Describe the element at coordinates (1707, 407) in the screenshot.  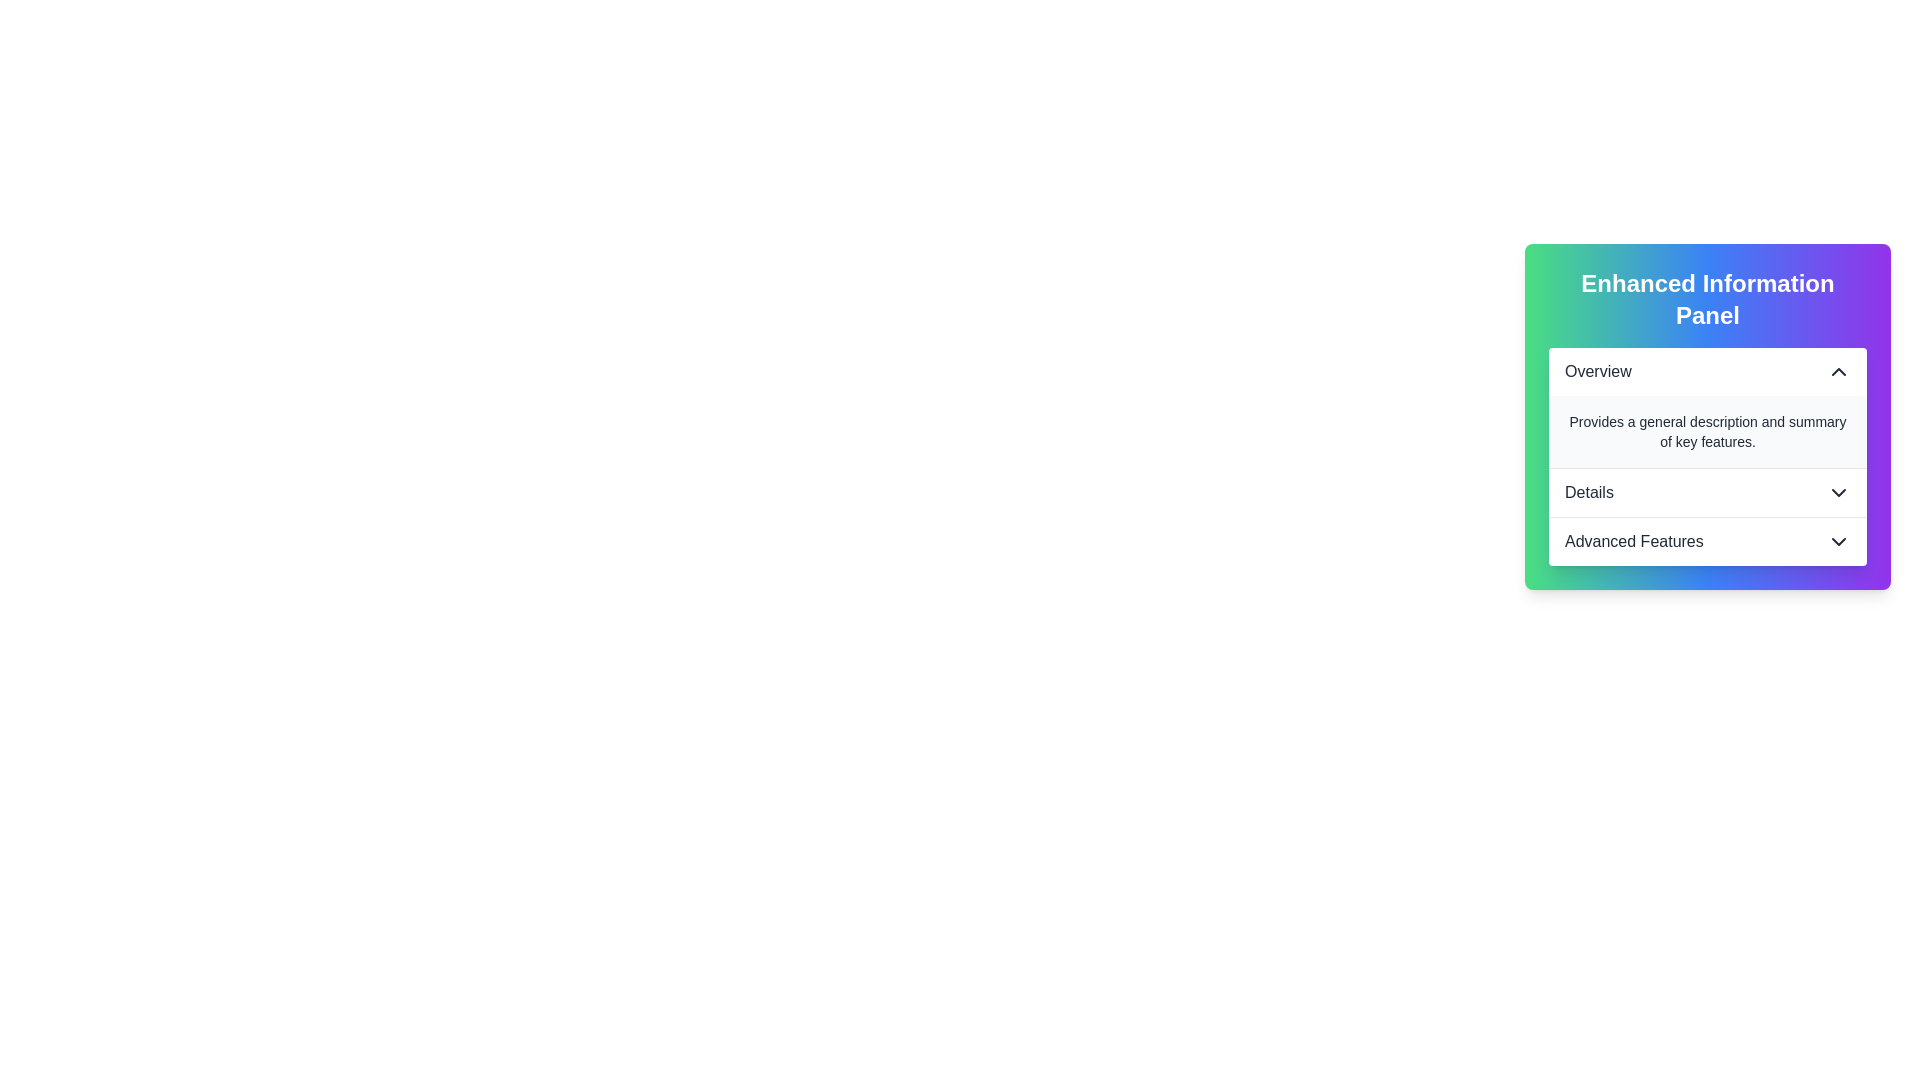
I see `summary text located in the 'Overview' section, which provides supplementary information directly below the 'Overview' heading` at that location.